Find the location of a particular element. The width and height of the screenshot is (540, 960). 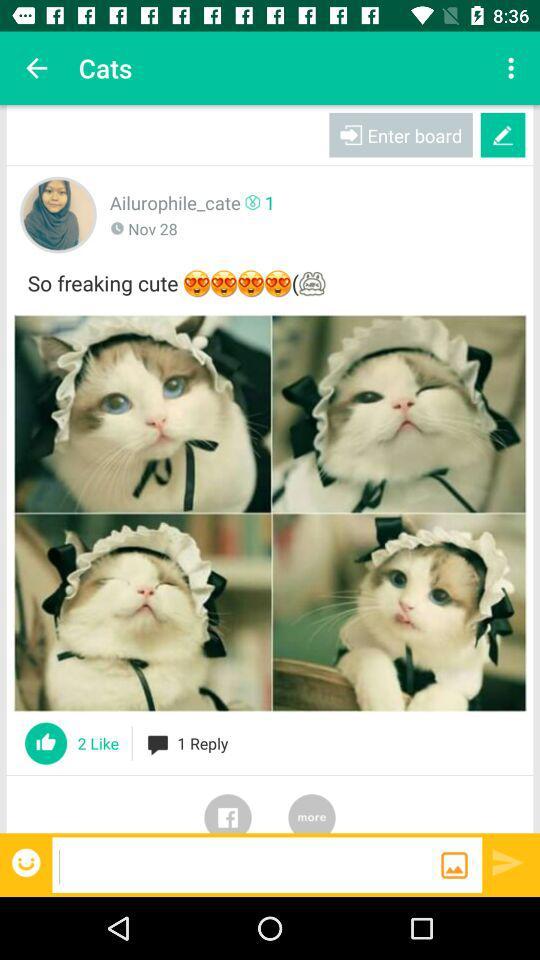

the wallpaper icon is located at coordinates (454, 864).